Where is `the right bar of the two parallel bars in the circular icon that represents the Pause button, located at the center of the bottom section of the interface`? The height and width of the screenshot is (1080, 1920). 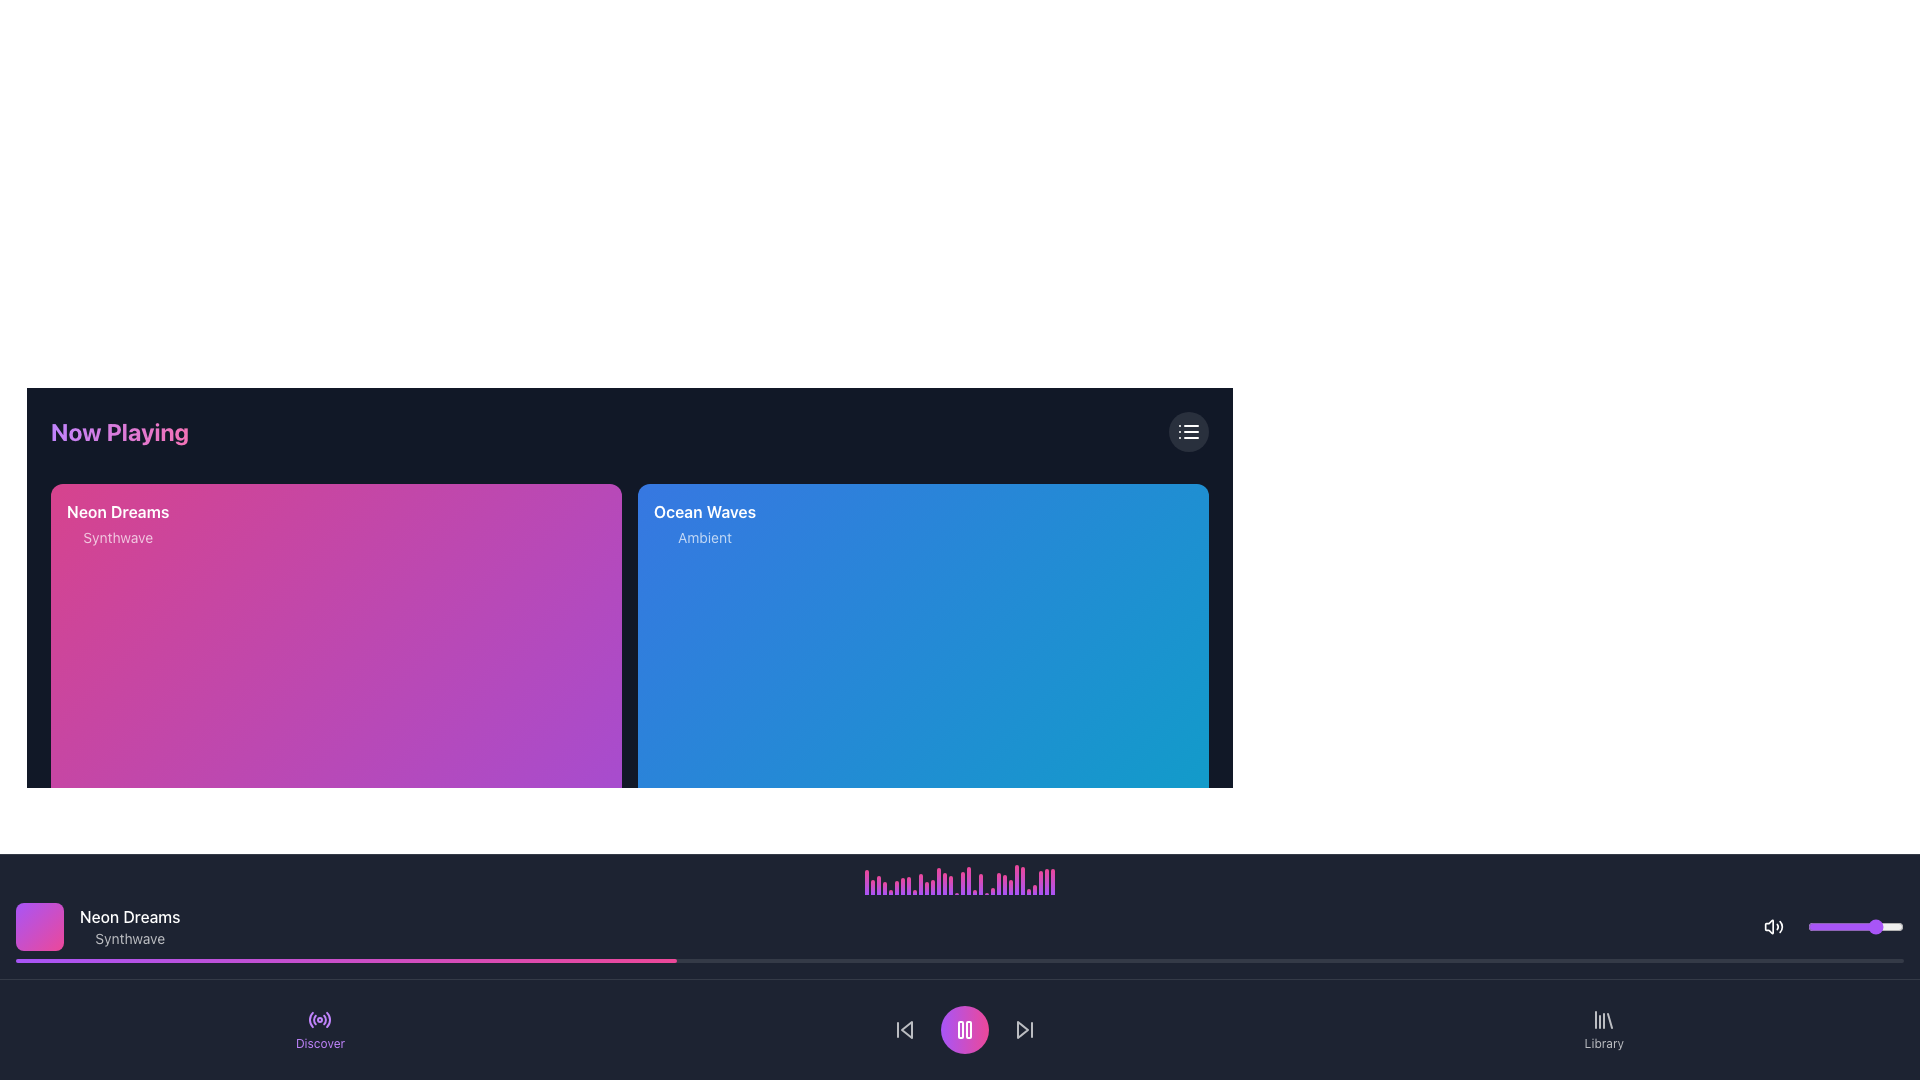 the right bar of the two parallel bars in the circular icon that represents the Pause button, located at the center of the bottom section of the interface is located at coordinates (968, 1029).